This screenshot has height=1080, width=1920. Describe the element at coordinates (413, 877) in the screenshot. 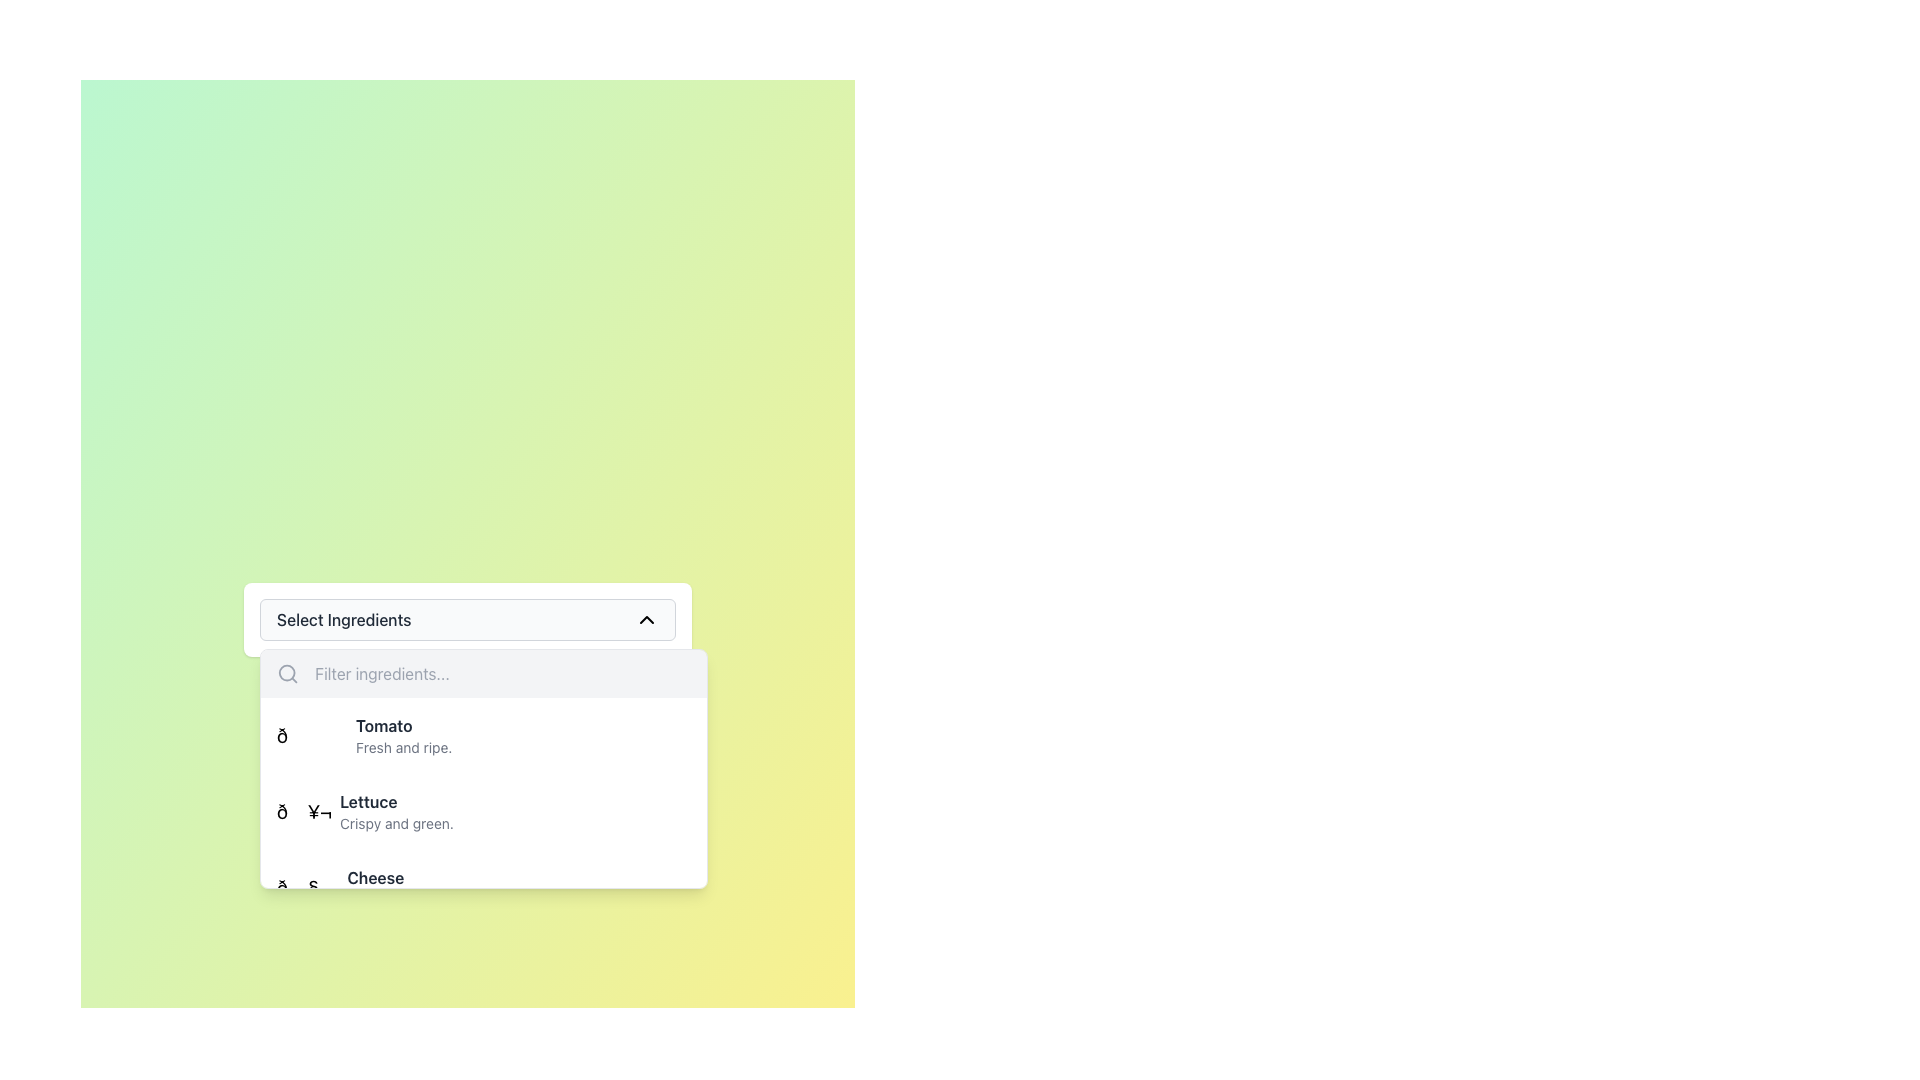

I see `the bold, dark gray text displaying 'Cheese', which is styled as a header above the subtext 'Creamy and smooth.'` at that location.